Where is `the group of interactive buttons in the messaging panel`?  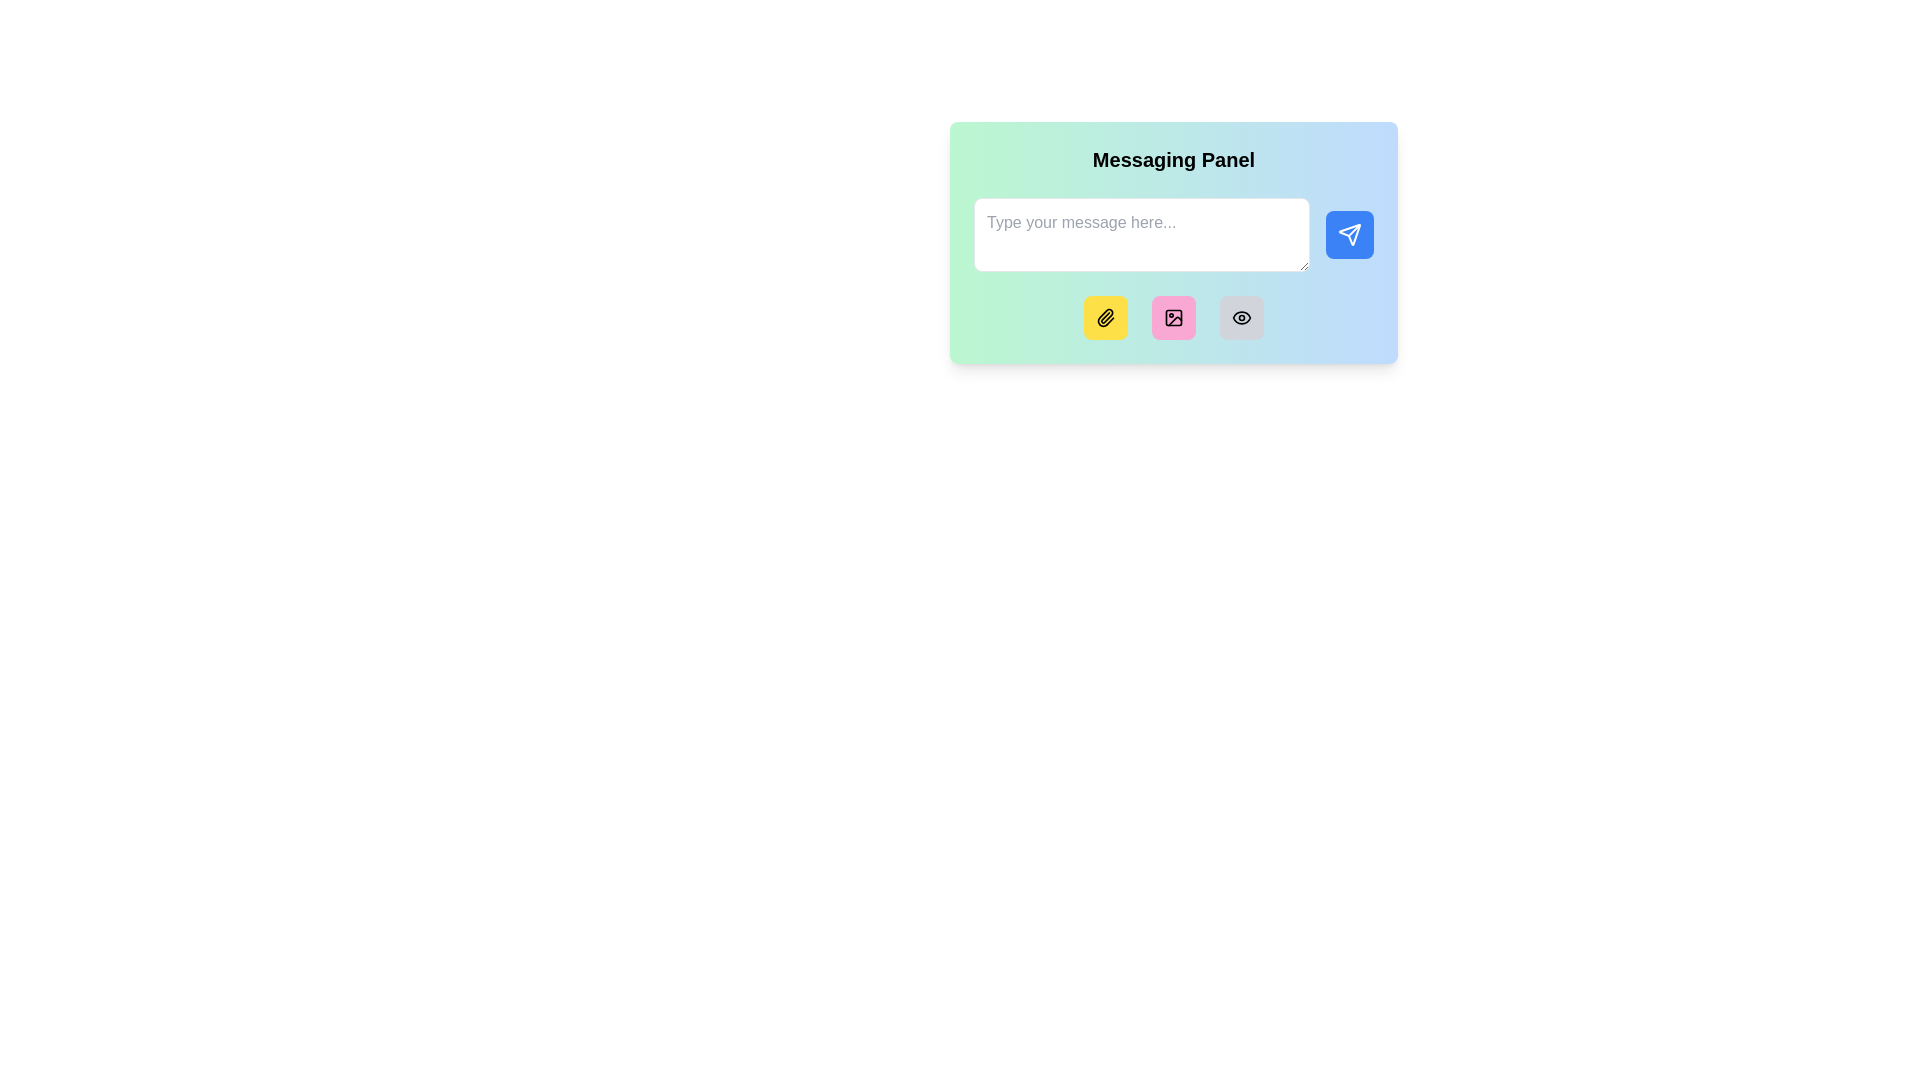
the group of interactive buttons in the messaging panel is located at coordinates (1174, 316).